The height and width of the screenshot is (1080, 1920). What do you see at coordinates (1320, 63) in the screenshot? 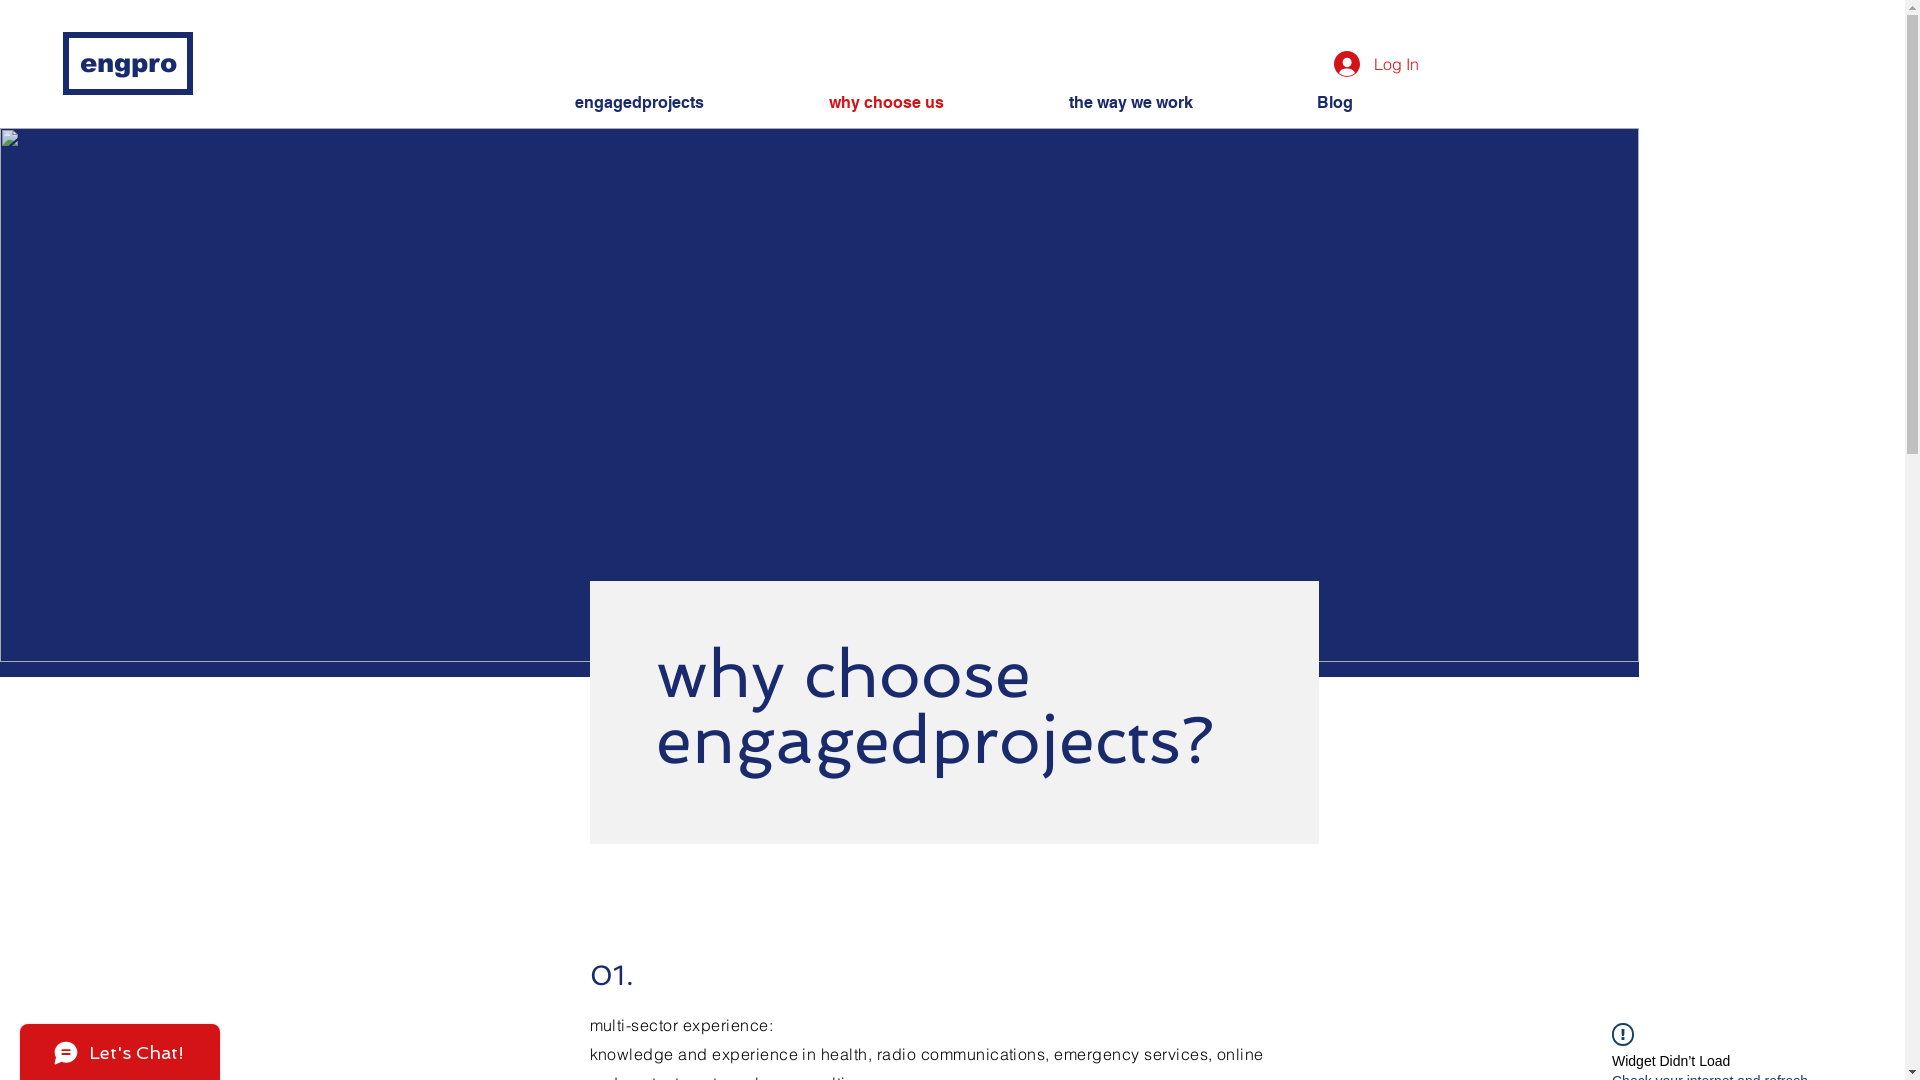
I see `'Log In'` at bounding box center [1320, 63].